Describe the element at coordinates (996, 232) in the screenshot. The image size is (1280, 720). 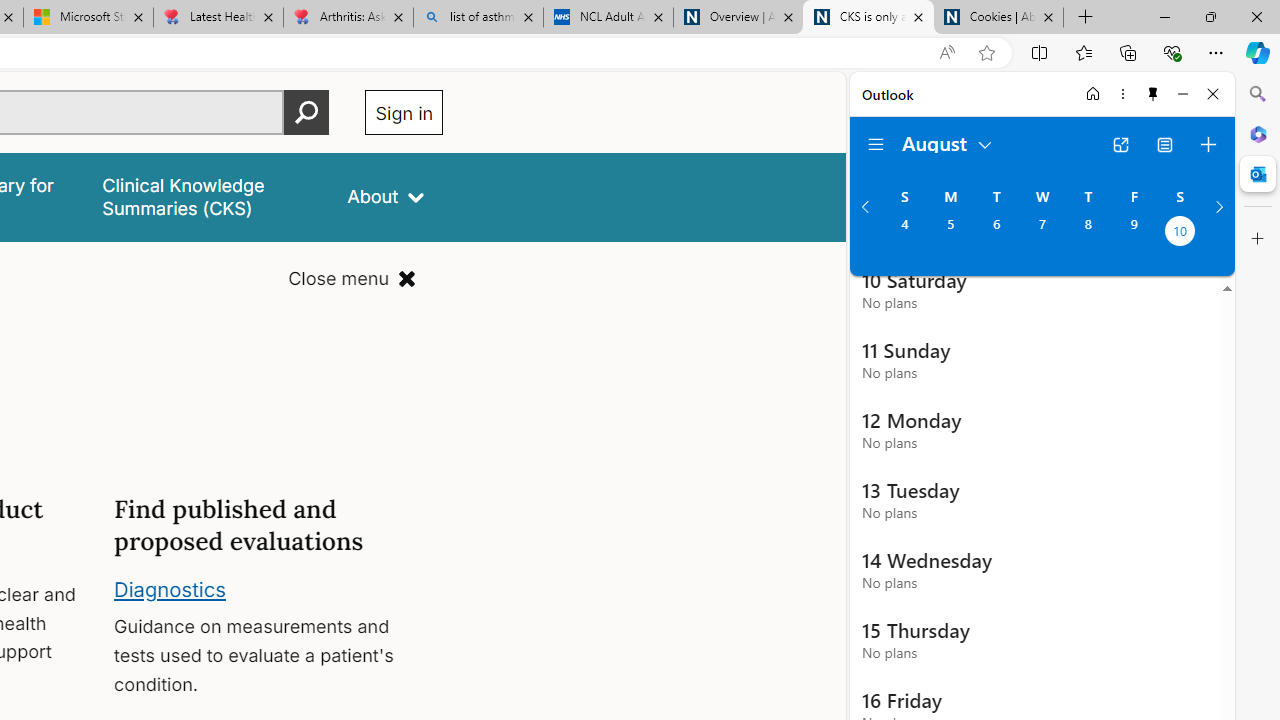
I see `'Tuesday, August 6, 2024. '` at that location.